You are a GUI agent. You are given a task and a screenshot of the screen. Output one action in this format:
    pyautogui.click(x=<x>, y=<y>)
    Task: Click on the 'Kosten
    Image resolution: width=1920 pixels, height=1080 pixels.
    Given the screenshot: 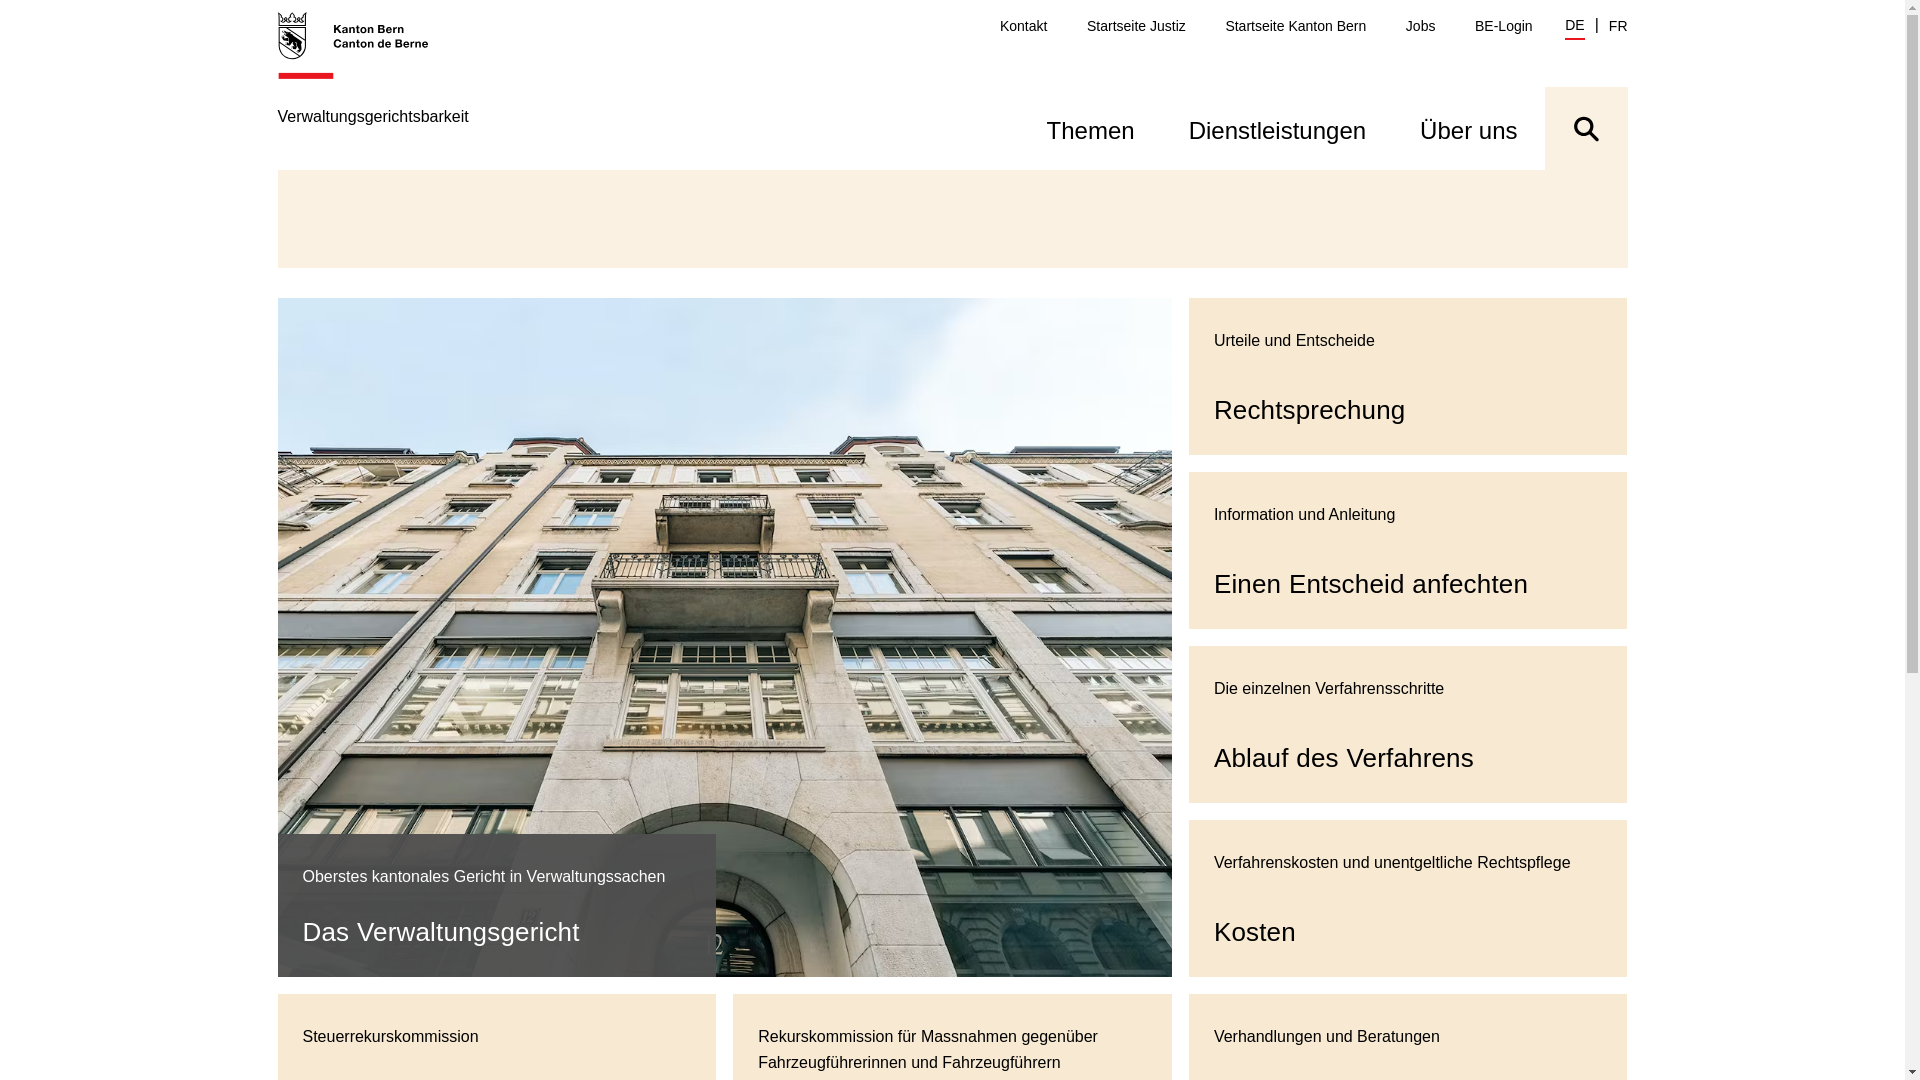 What is the action you would take?
    pyautogui.click(x=1407, y=897)
    